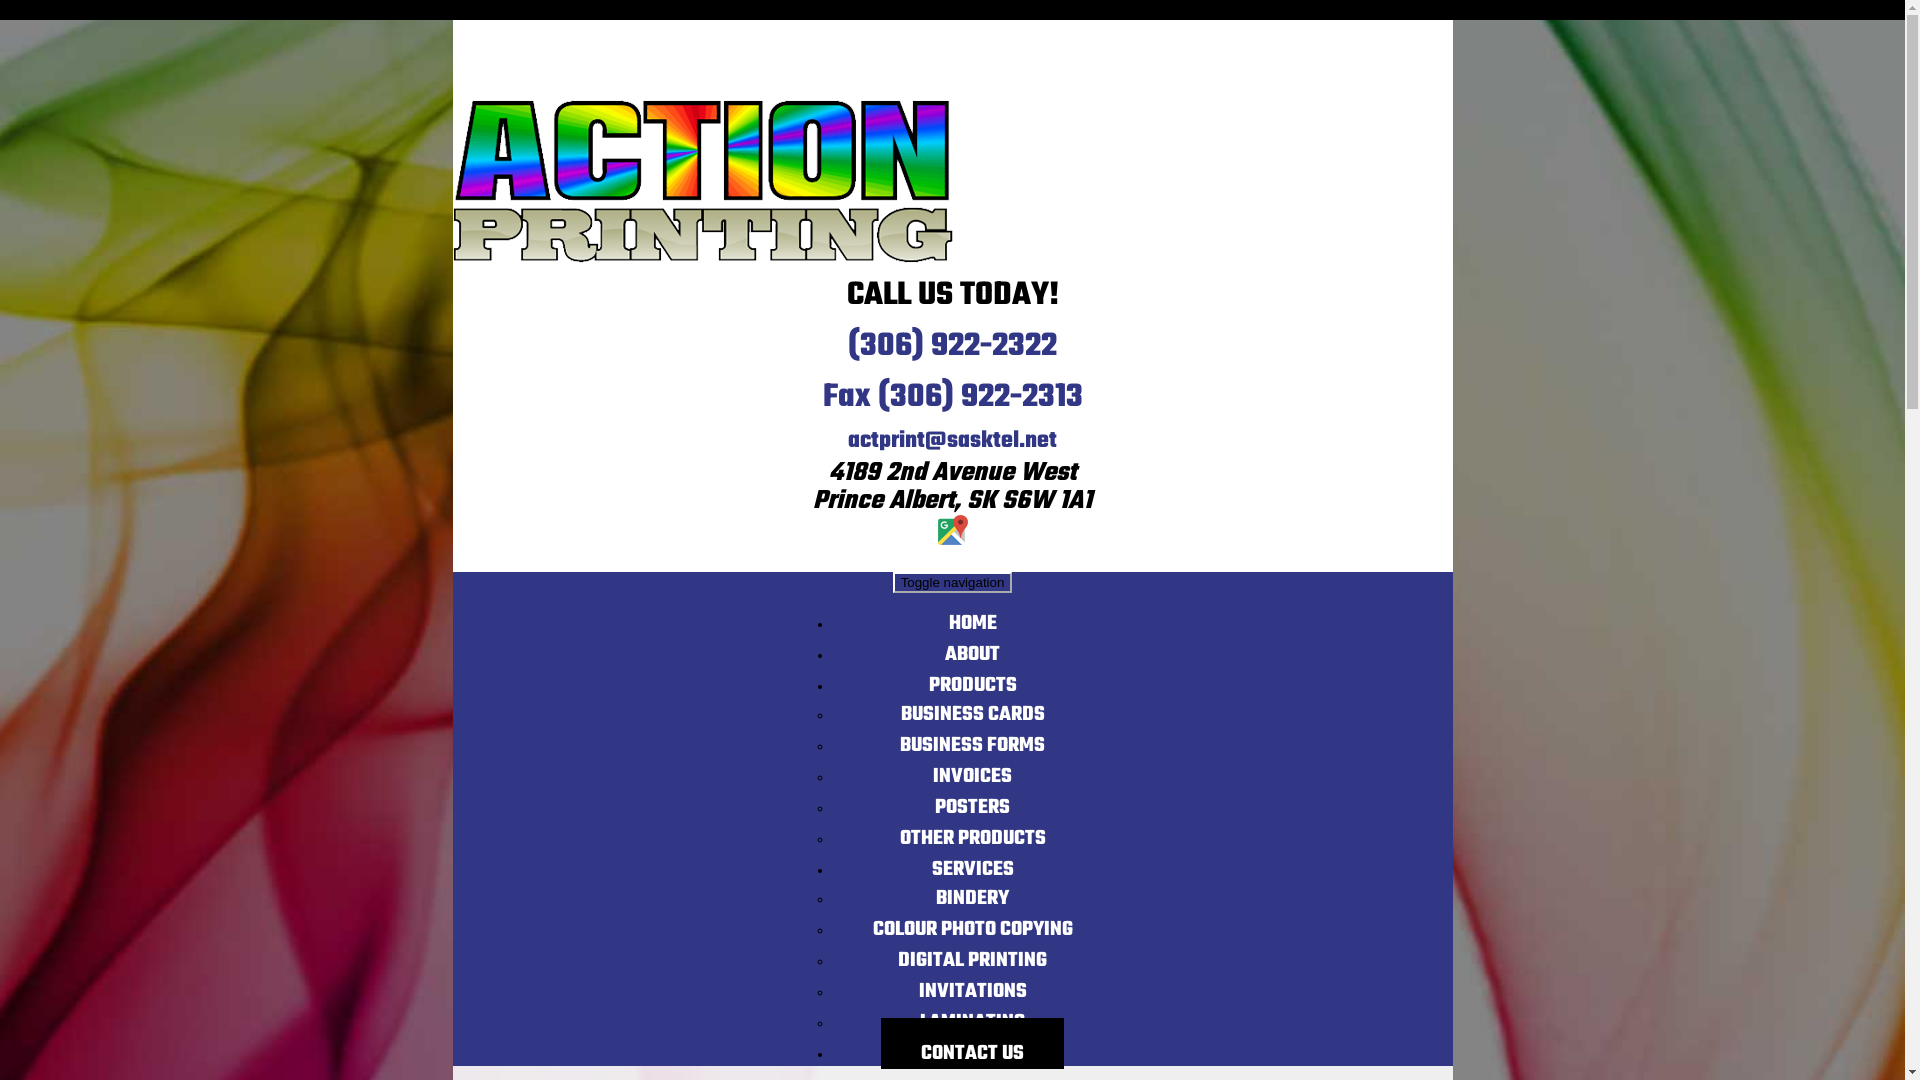  Describe the element at coordinates (972, 765) in the screenshot. I see `'INVOICES'` at that location.